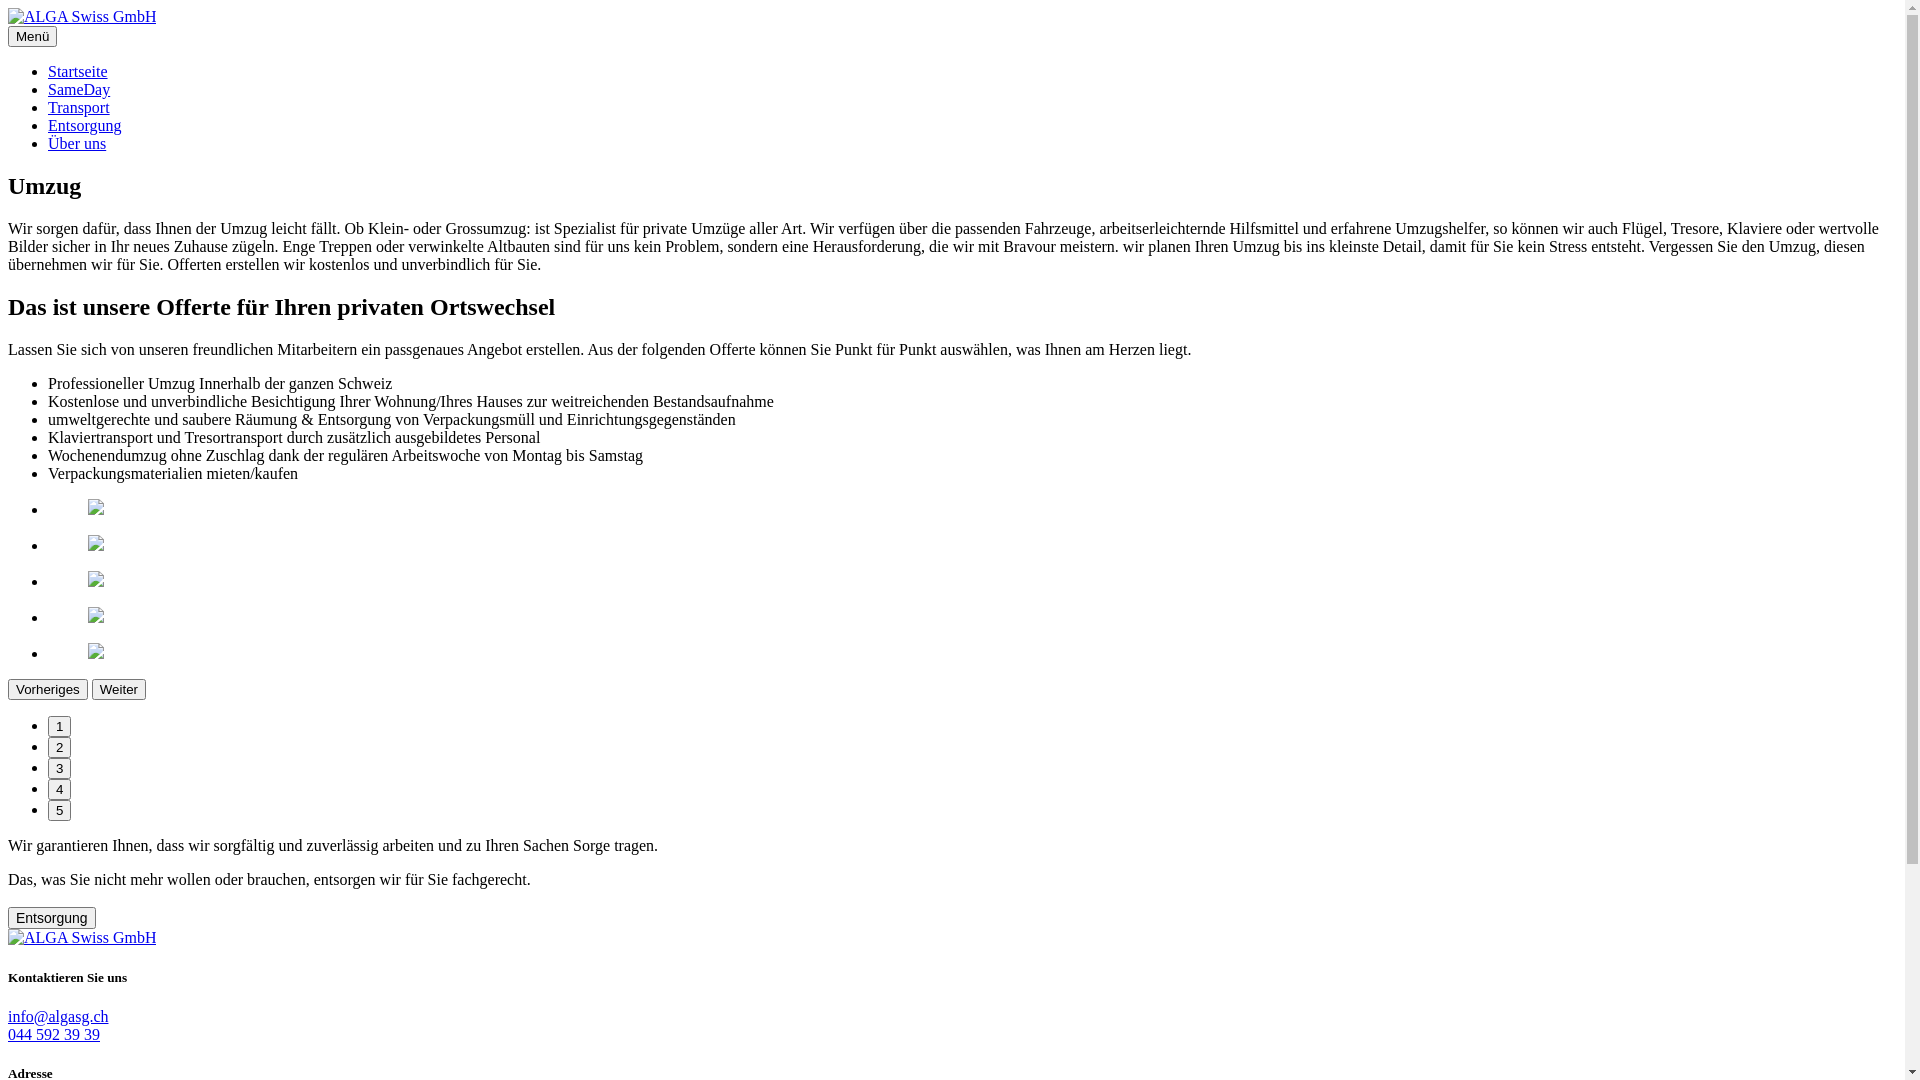 The image size is (1920, 1080). I want to click on 'Startseite', so click(77, 70).